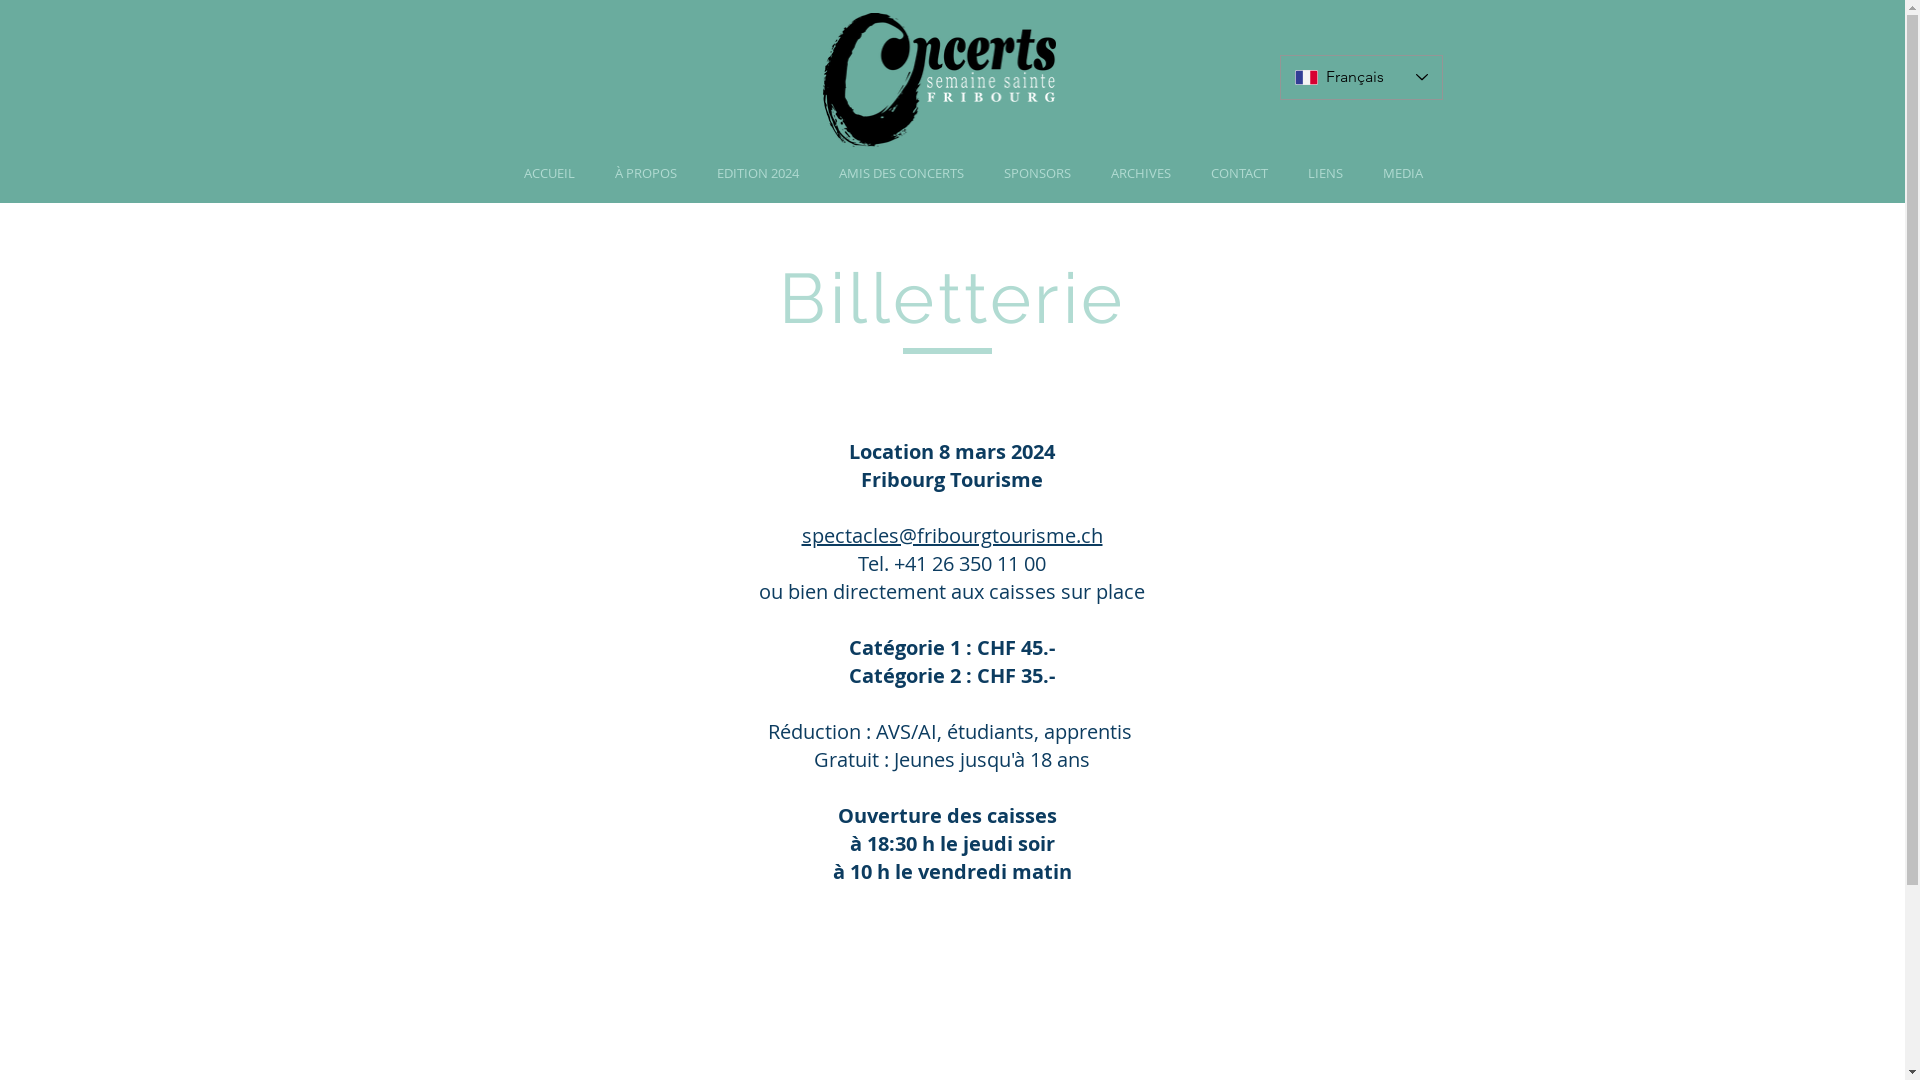 This screenshot has height=1080, width=1920. What do you see at coordinates (1325, 172) in the screenshot?
I see `'LIENS'` at bounding box center [1325, 172].